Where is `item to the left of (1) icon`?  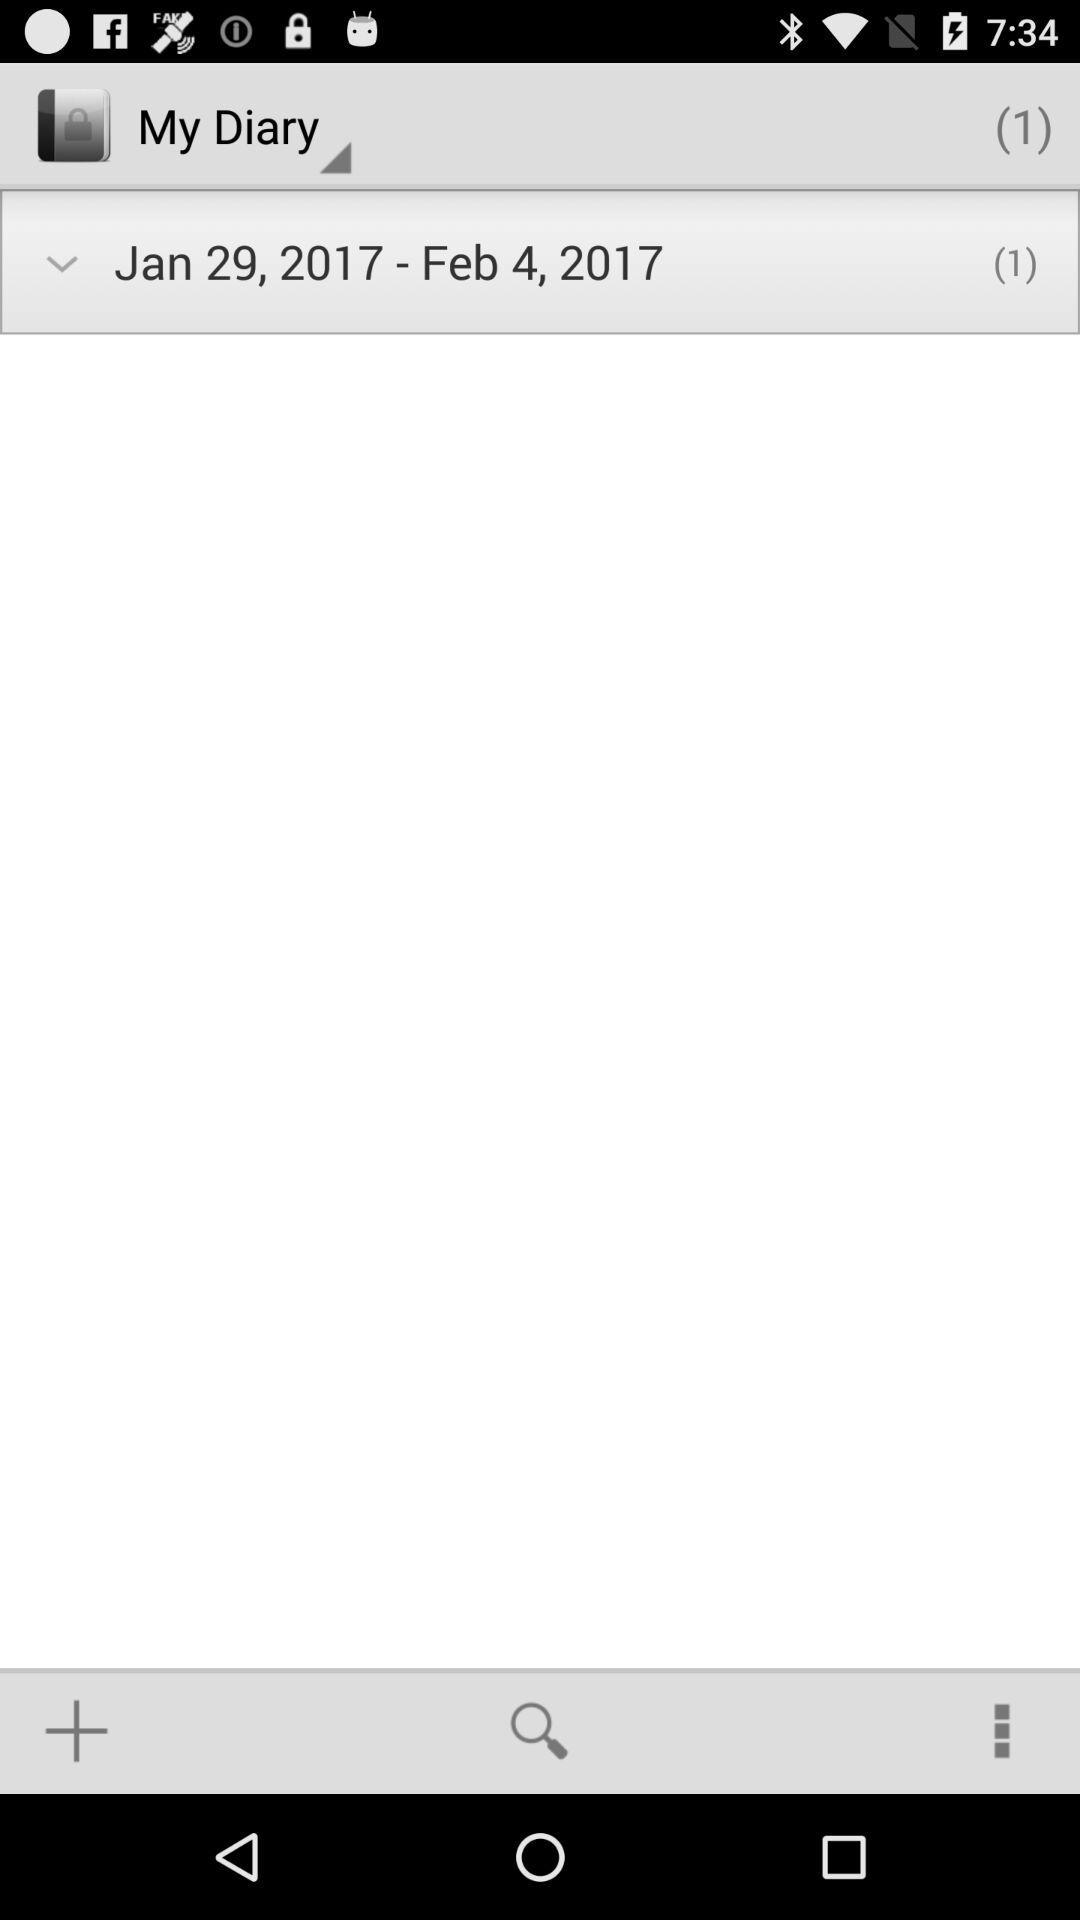
item to the left of (1) icon is located at coordinates (243, 124).